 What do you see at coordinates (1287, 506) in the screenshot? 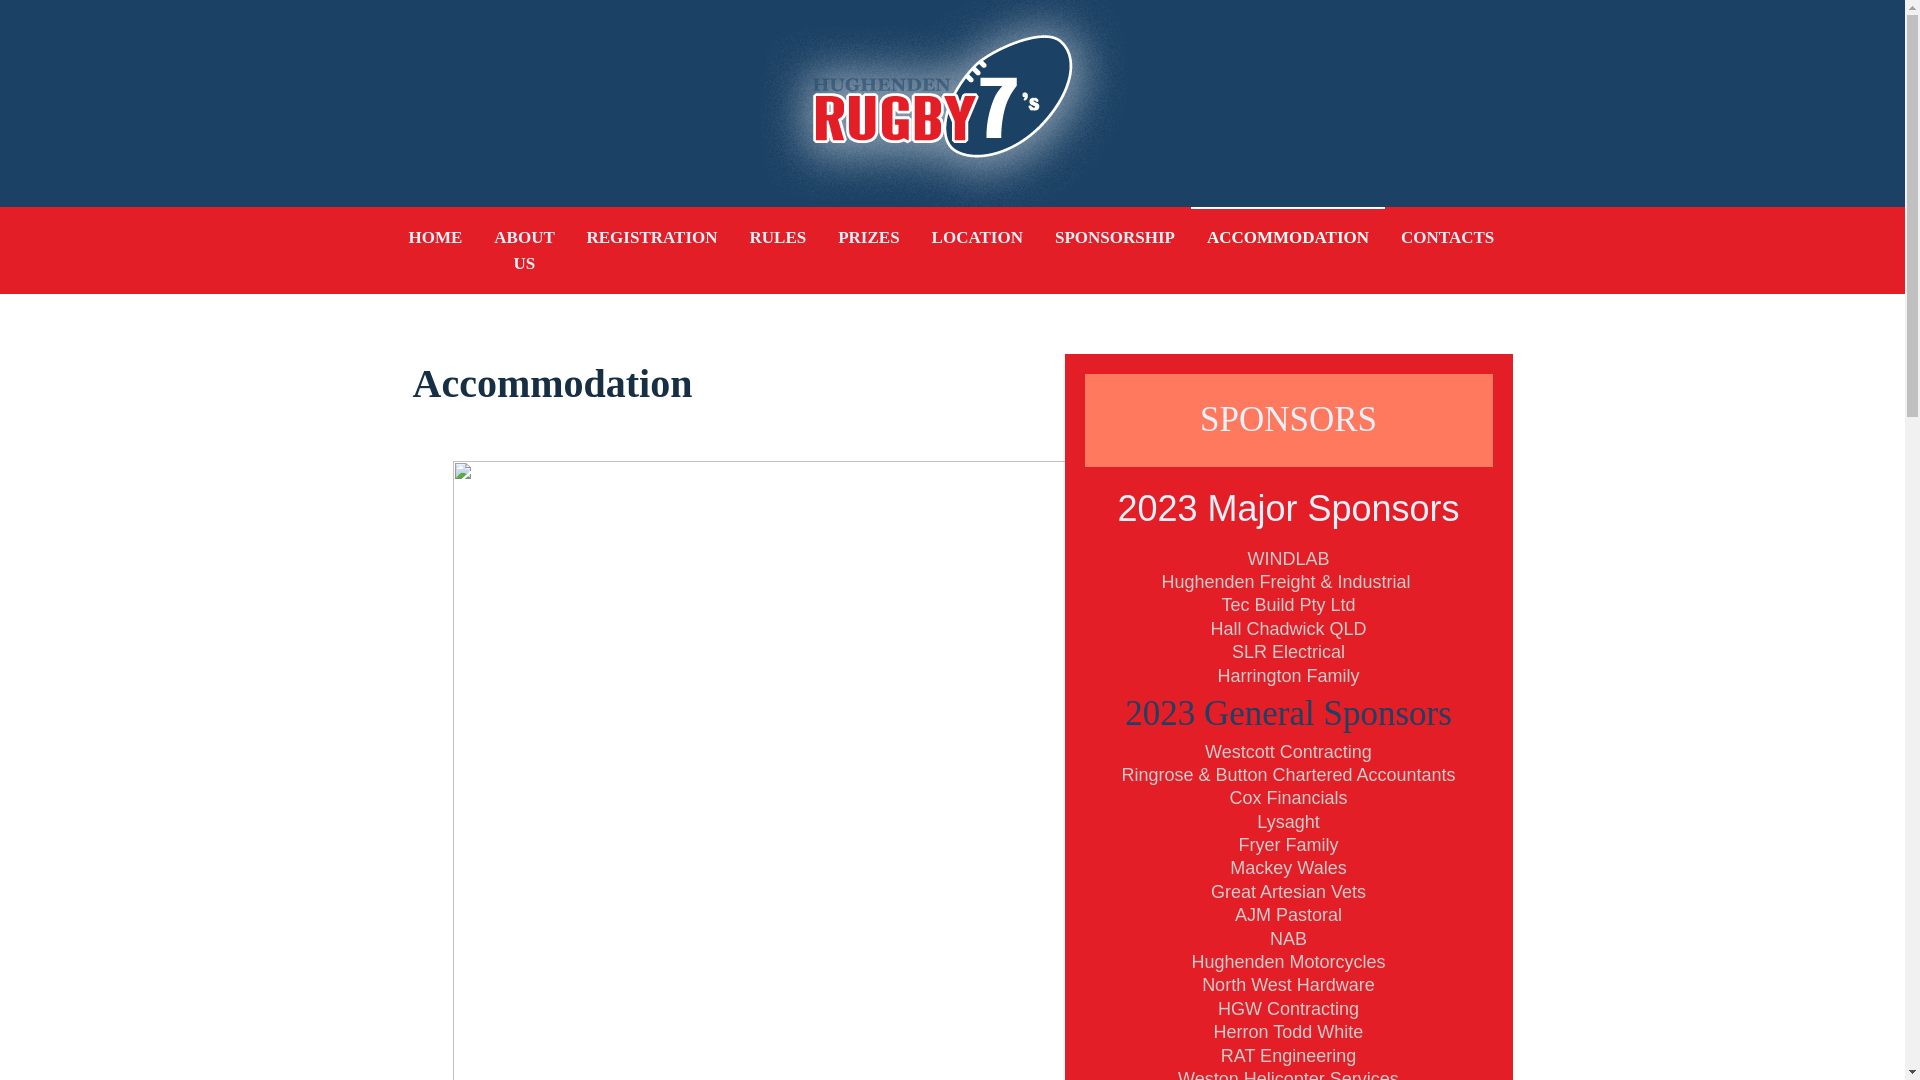
I see `'2023 Major Sponsors'` at bounding box center [1287, 506].